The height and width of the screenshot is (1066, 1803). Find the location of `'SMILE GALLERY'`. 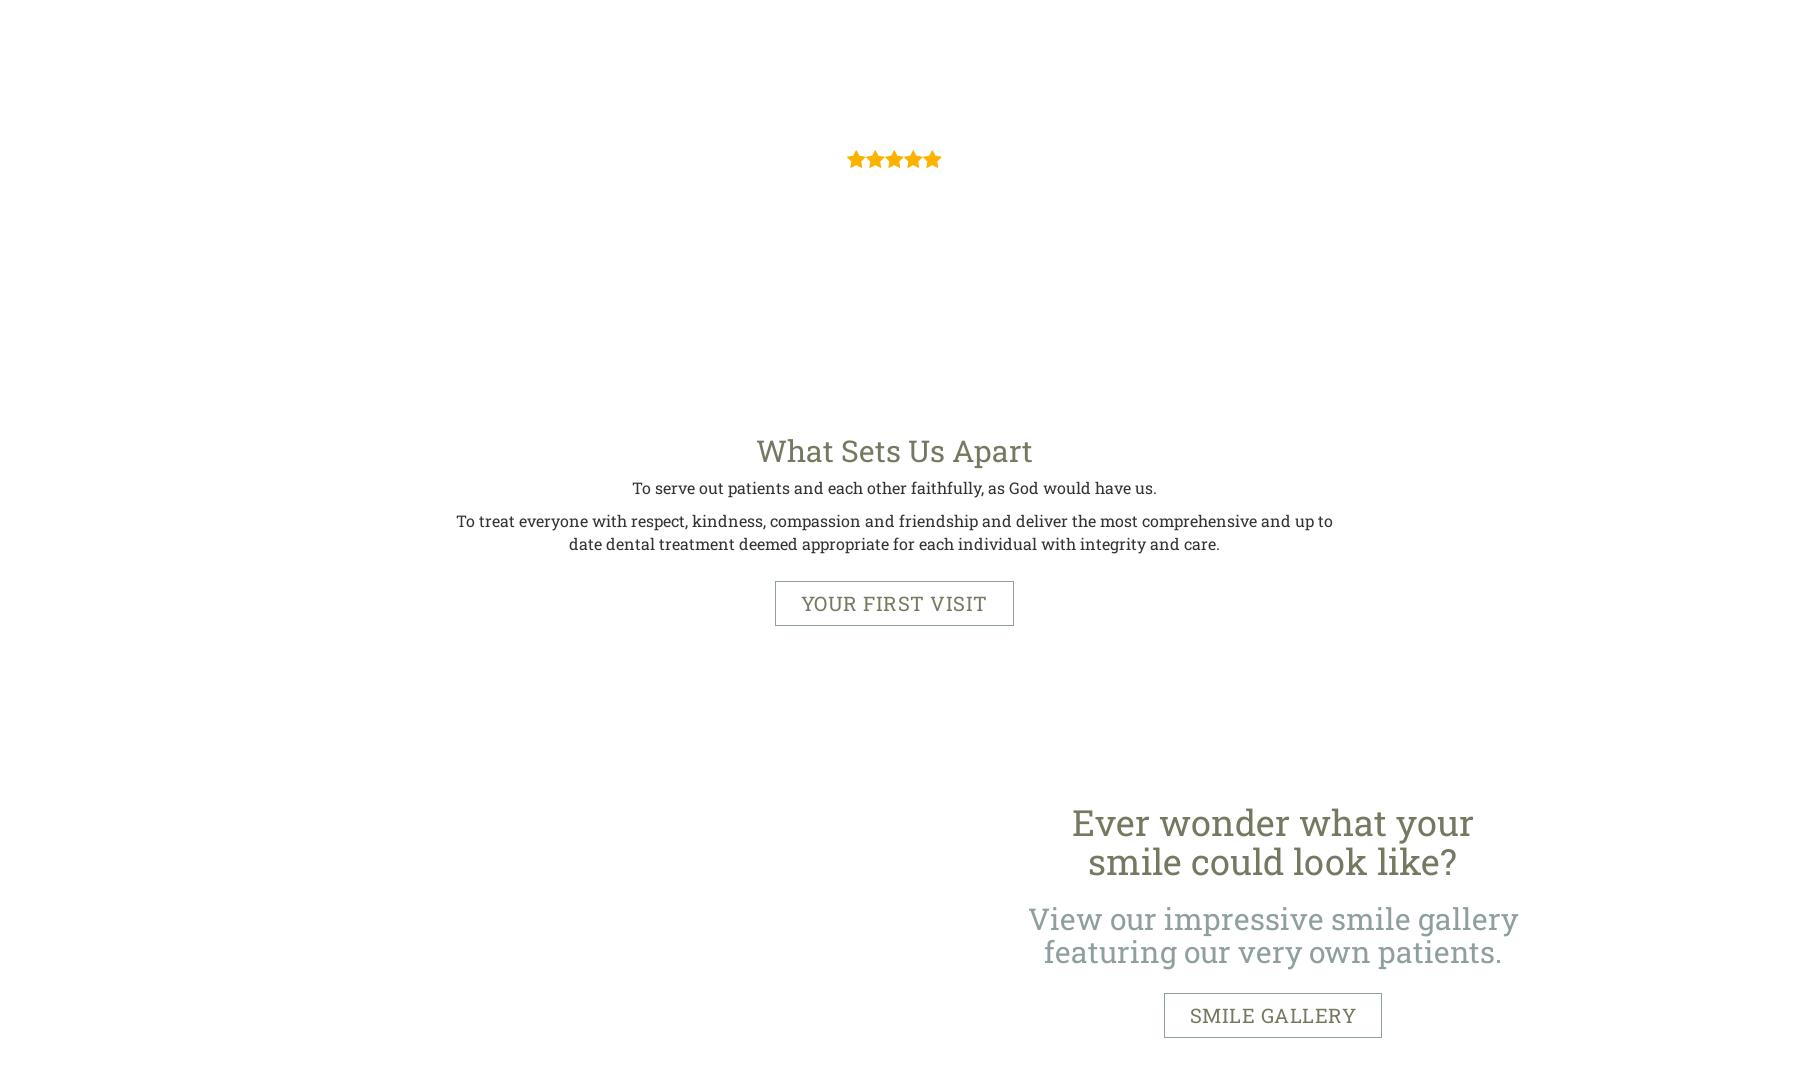

'SMILE GALLERY' is located at coordinates (1188, 1015).